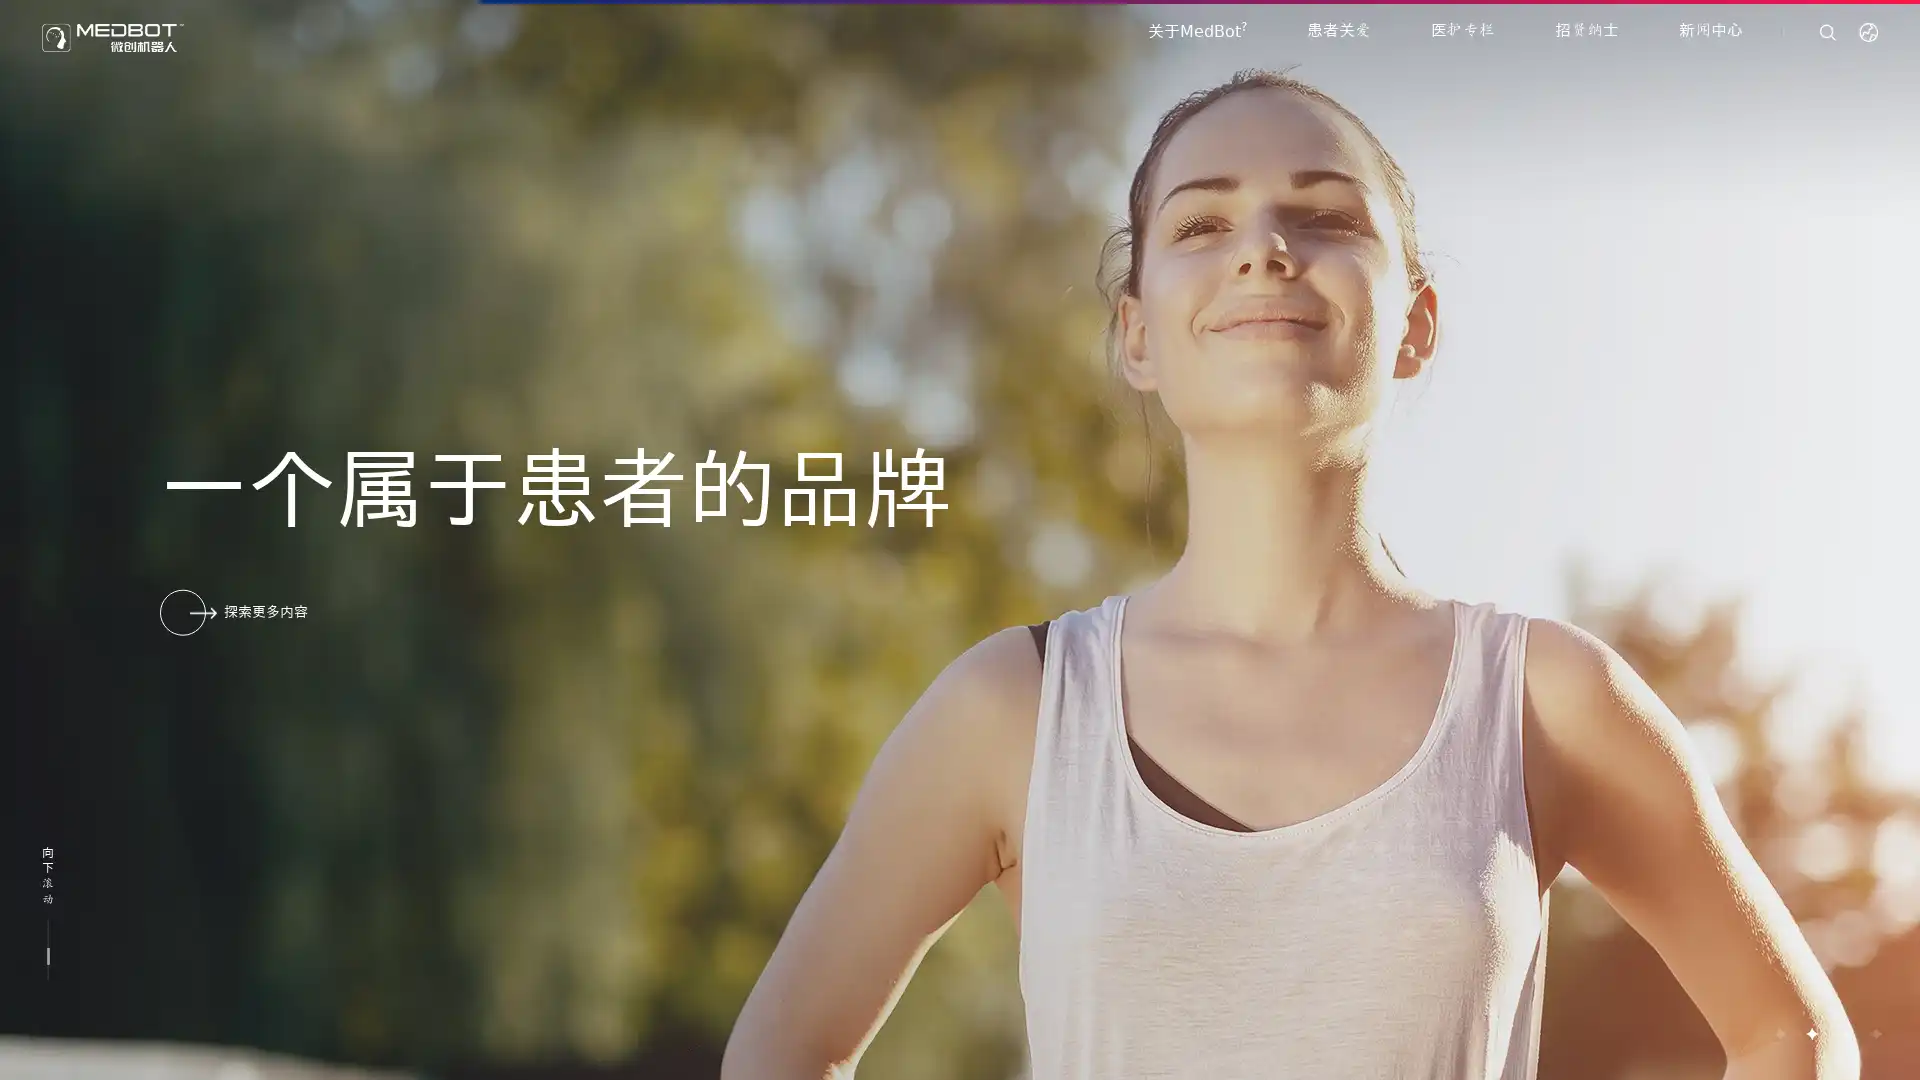 This screenshot has width=1920, height=1080. I want to click on Go to slide 3, so click(1842, 1033).